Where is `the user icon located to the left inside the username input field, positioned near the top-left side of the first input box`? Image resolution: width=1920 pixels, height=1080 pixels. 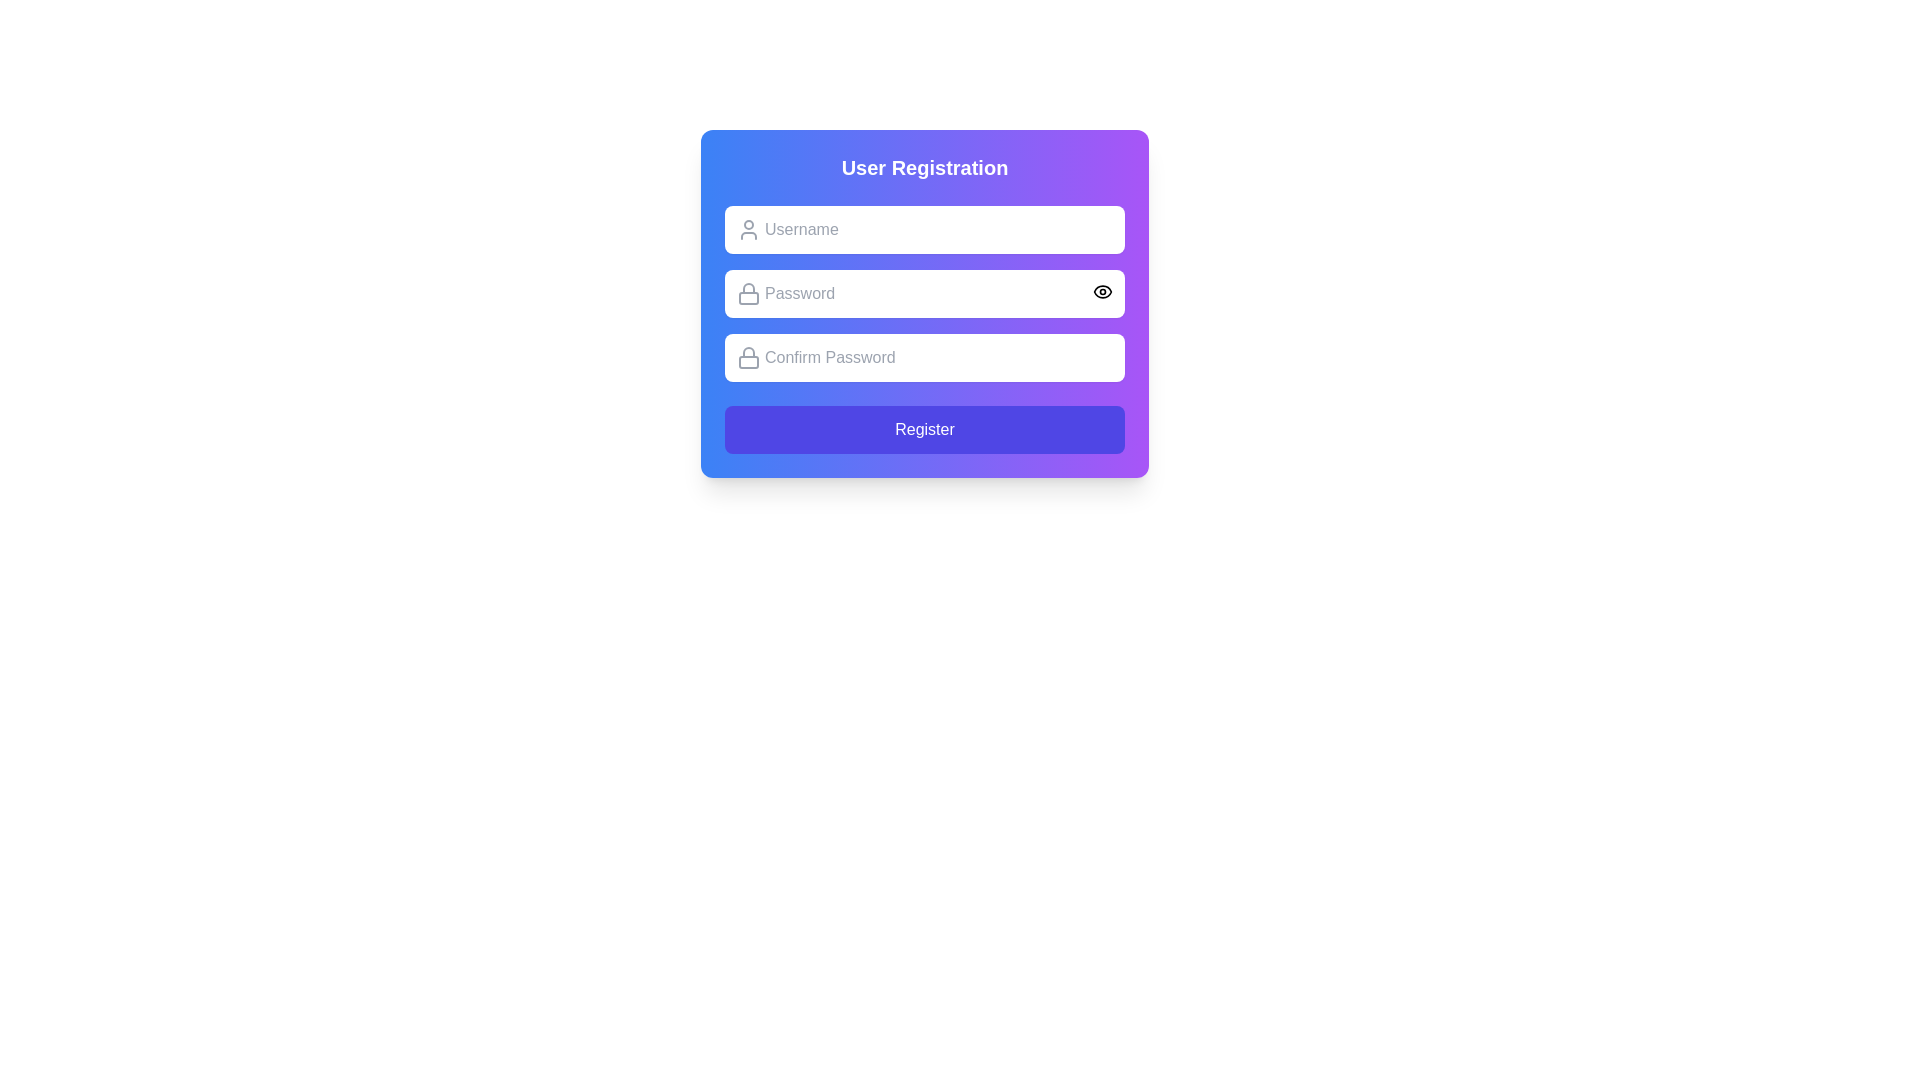
the user icon located to the left inside the username input field, positioned near the top-left side of the first input box is located at coordinates (747, 229).